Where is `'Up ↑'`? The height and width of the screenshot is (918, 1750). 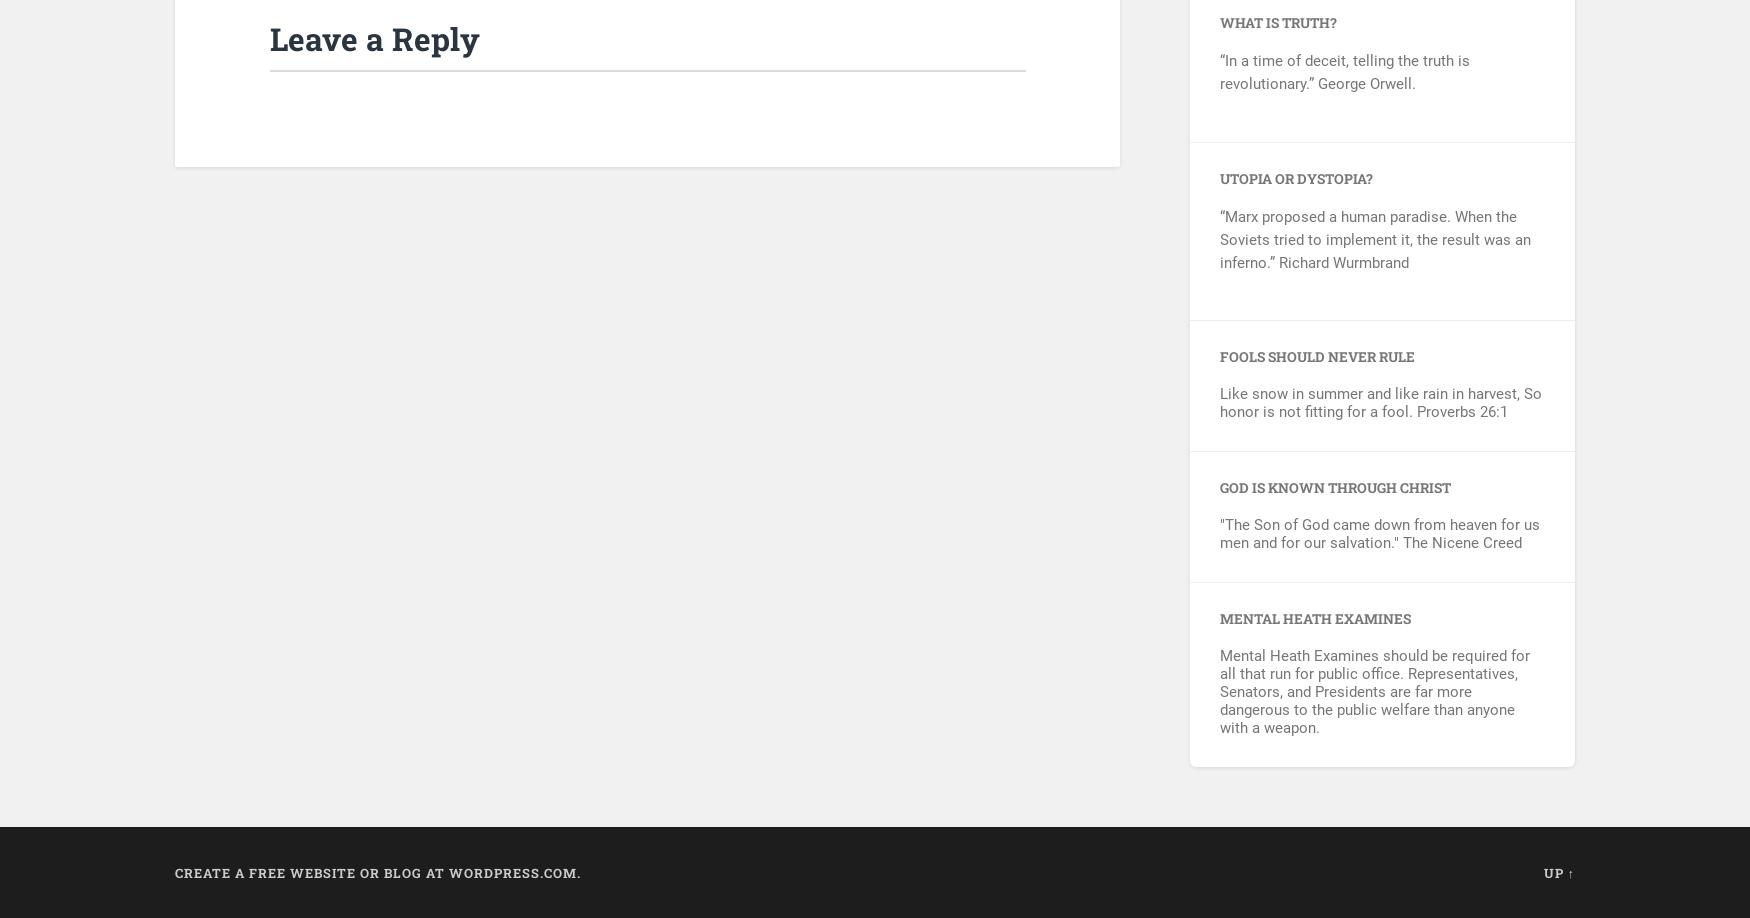
'Up ↑' is located at coordinates (1558, 871).